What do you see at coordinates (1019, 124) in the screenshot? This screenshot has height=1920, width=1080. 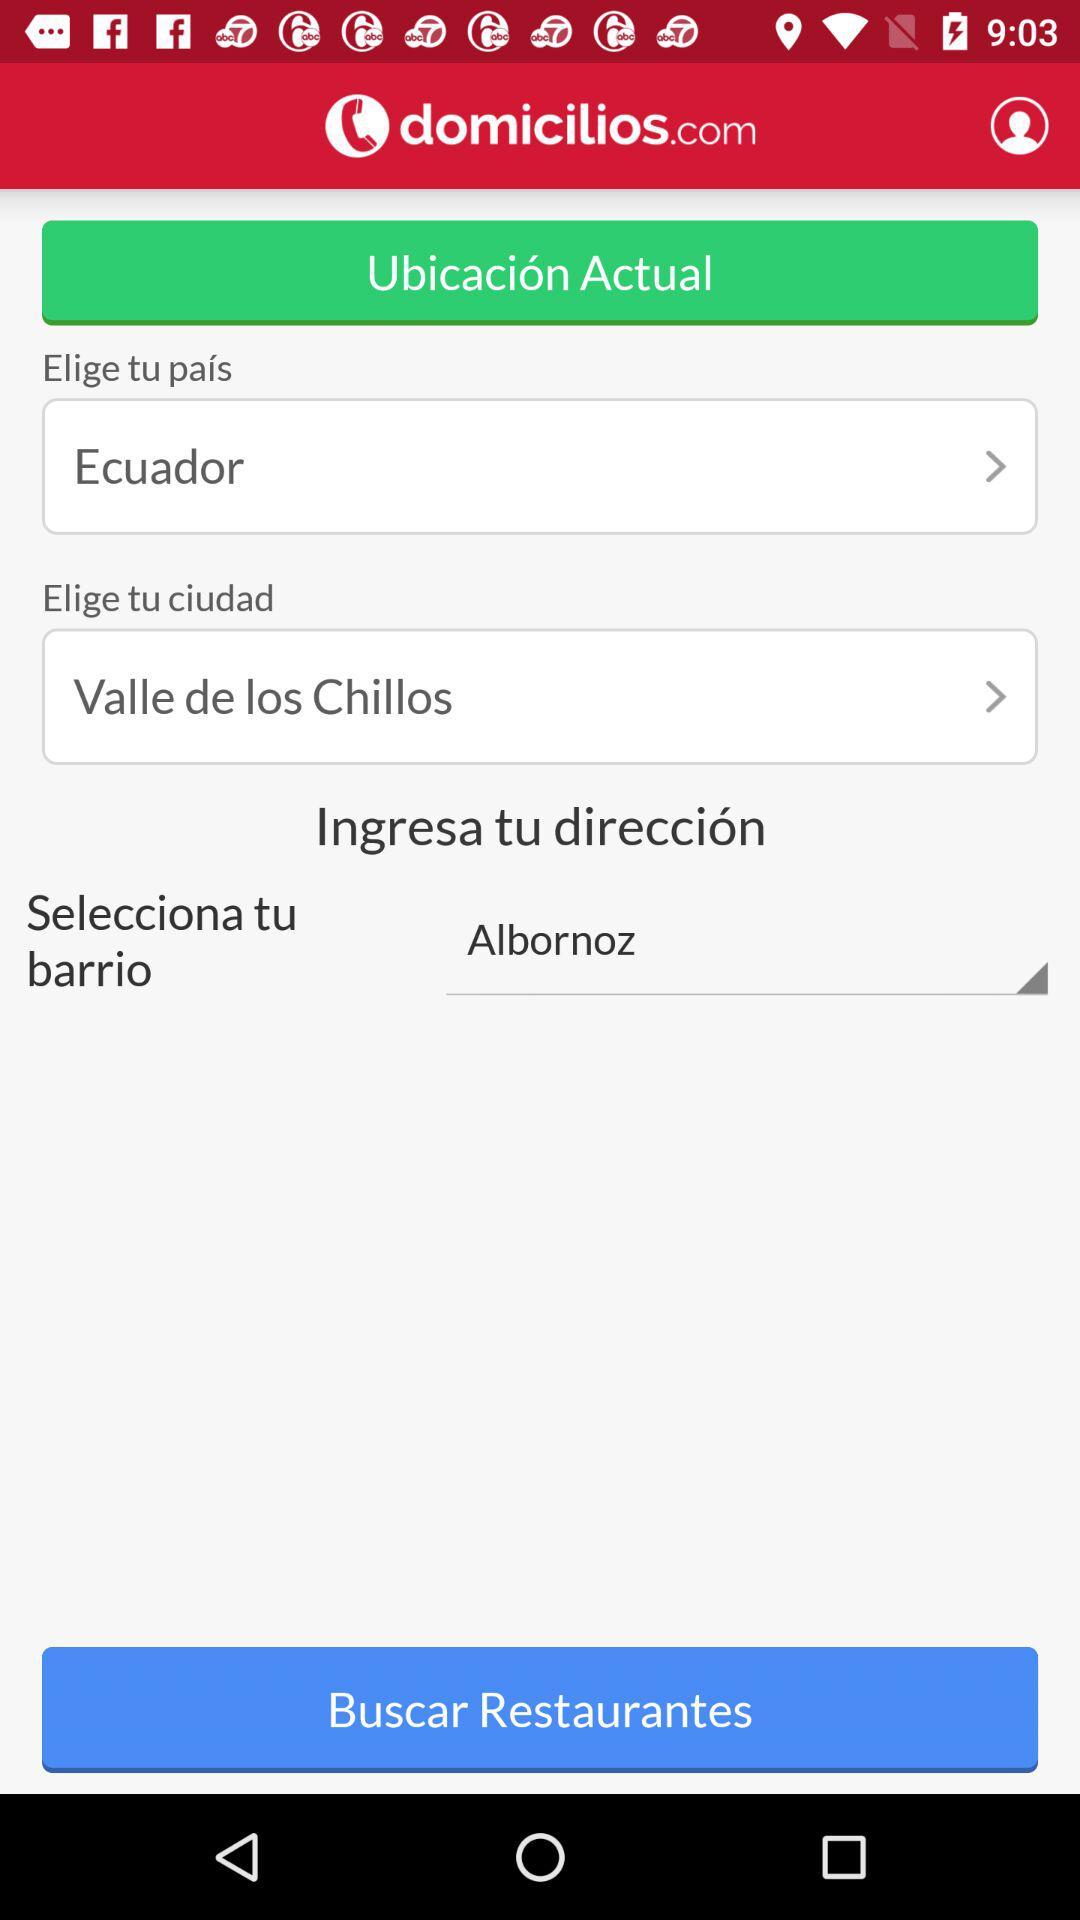 I see `profile` at bounding box center [1019, 124].